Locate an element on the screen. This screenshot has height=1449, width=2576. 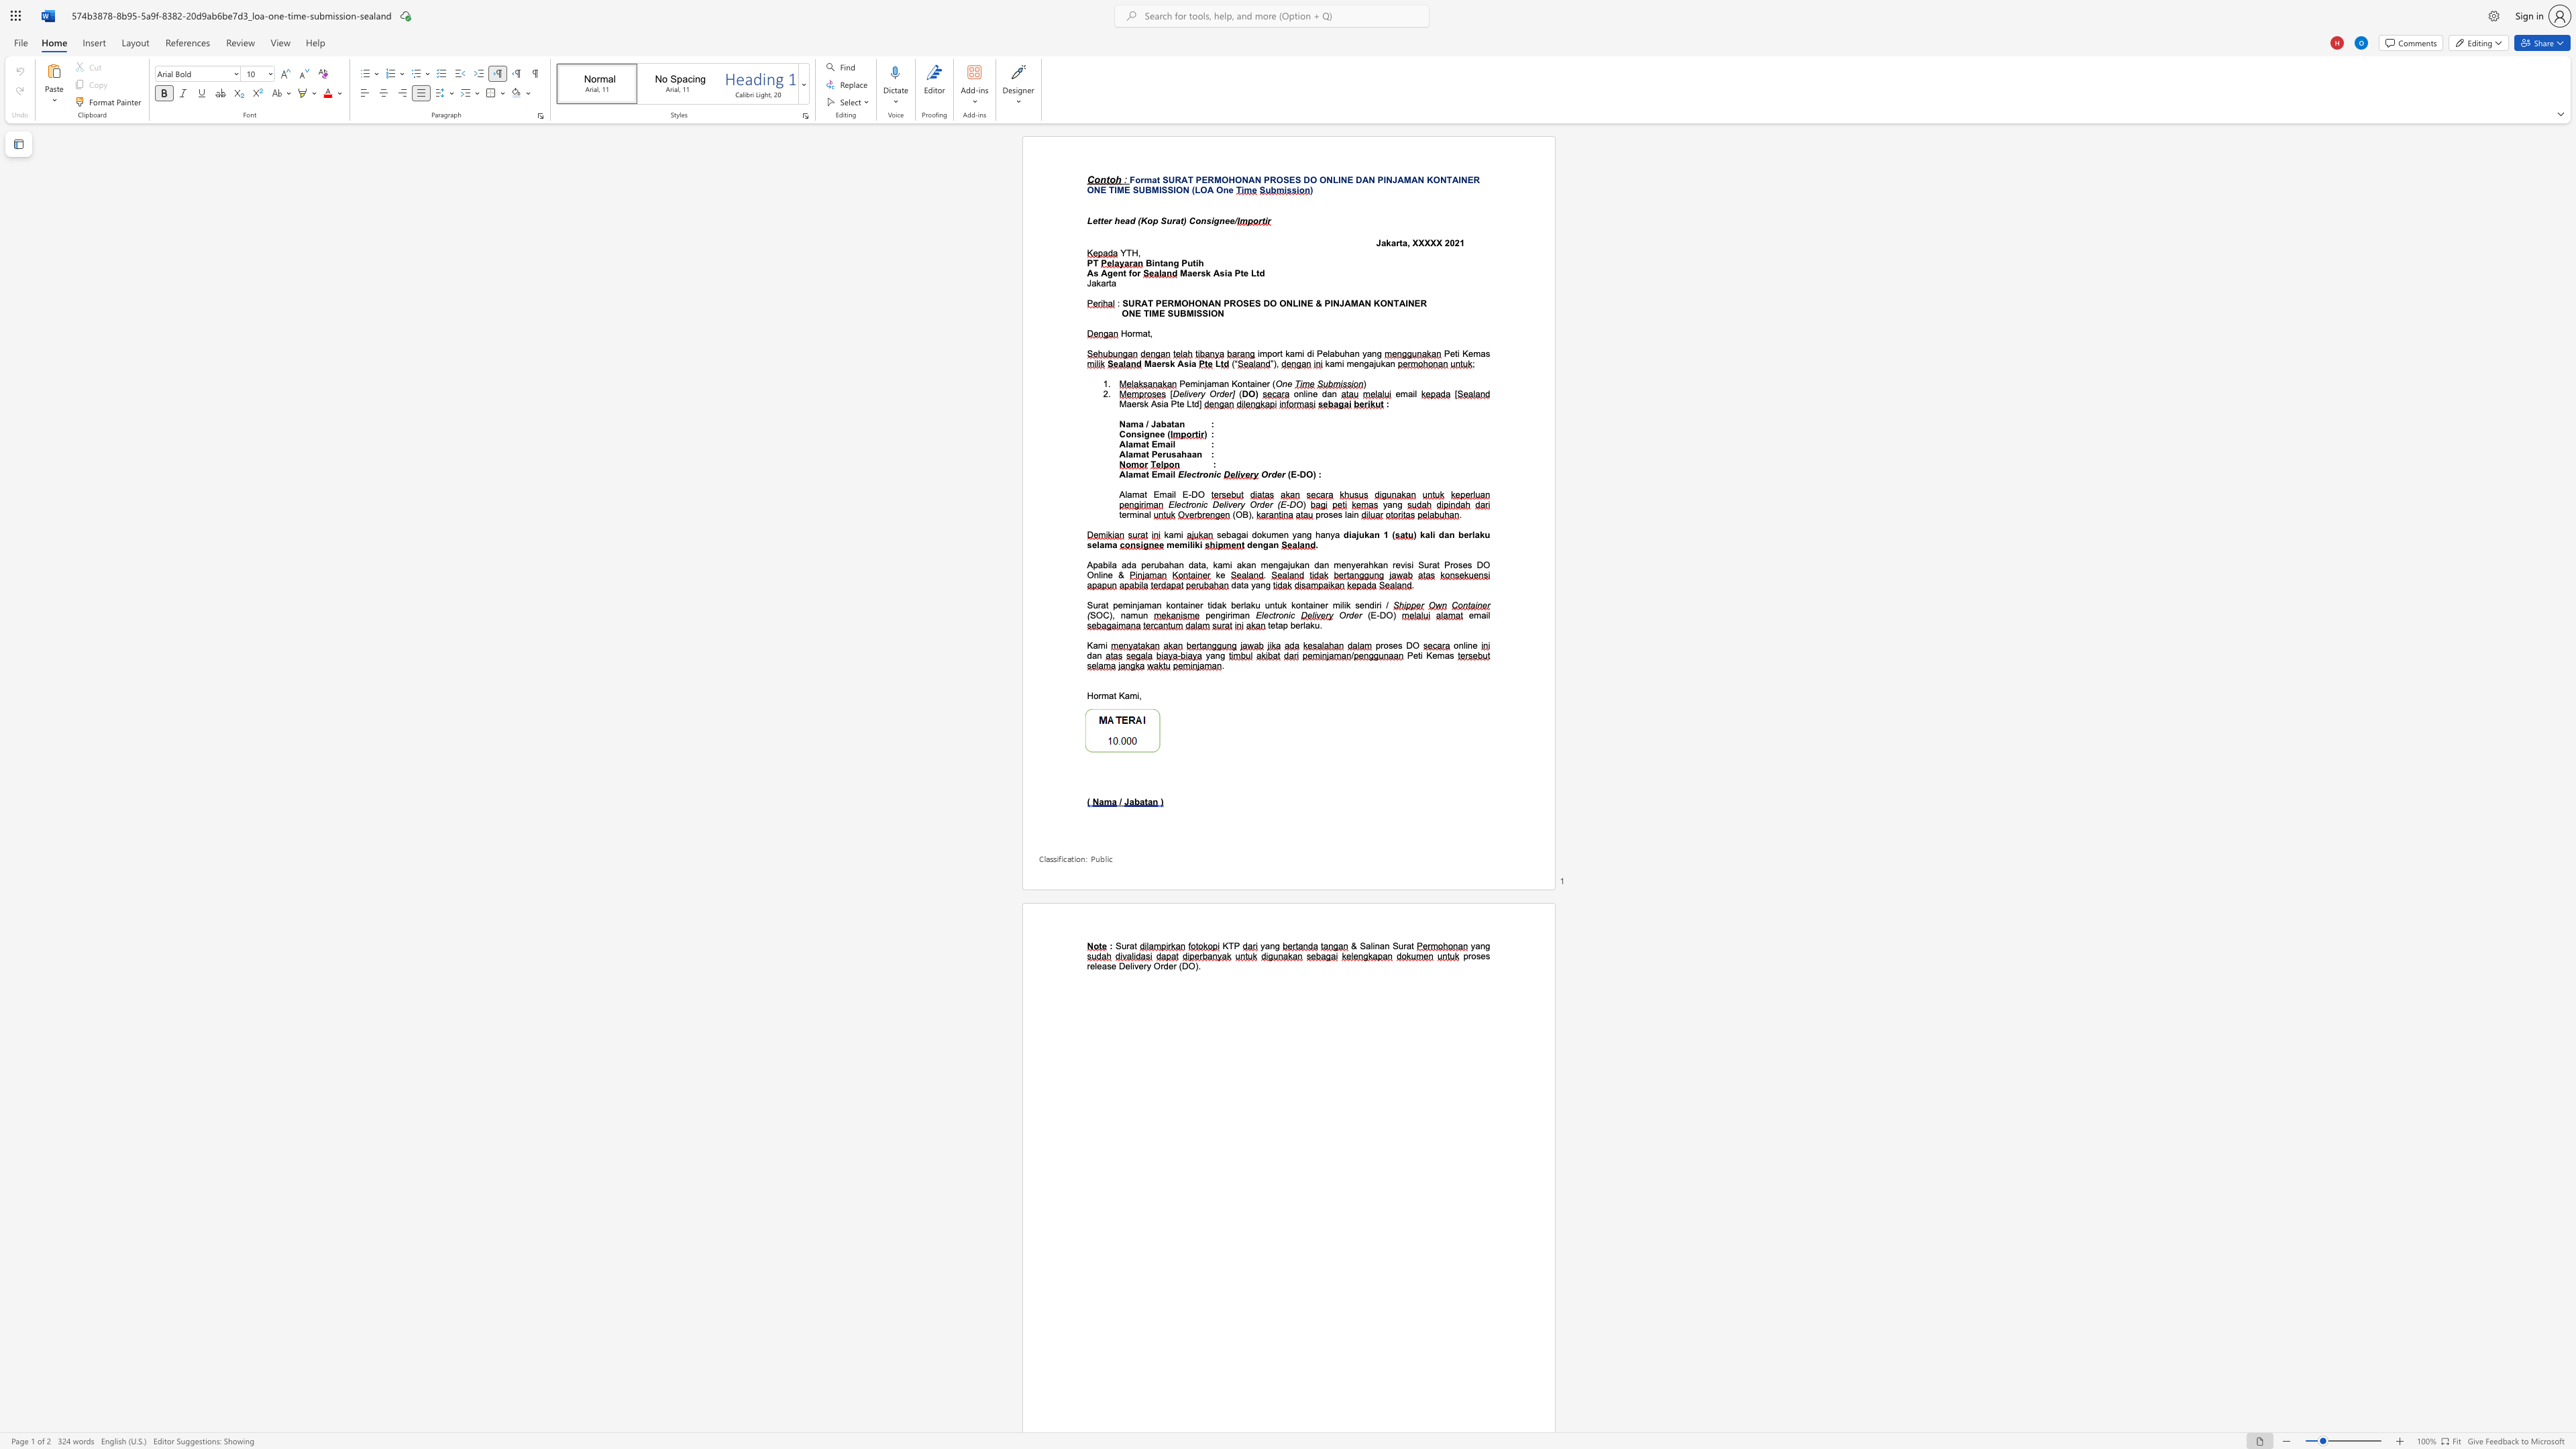
the space between the continuous character "O" and "r" in the text is located at coordinates (1215, 394).